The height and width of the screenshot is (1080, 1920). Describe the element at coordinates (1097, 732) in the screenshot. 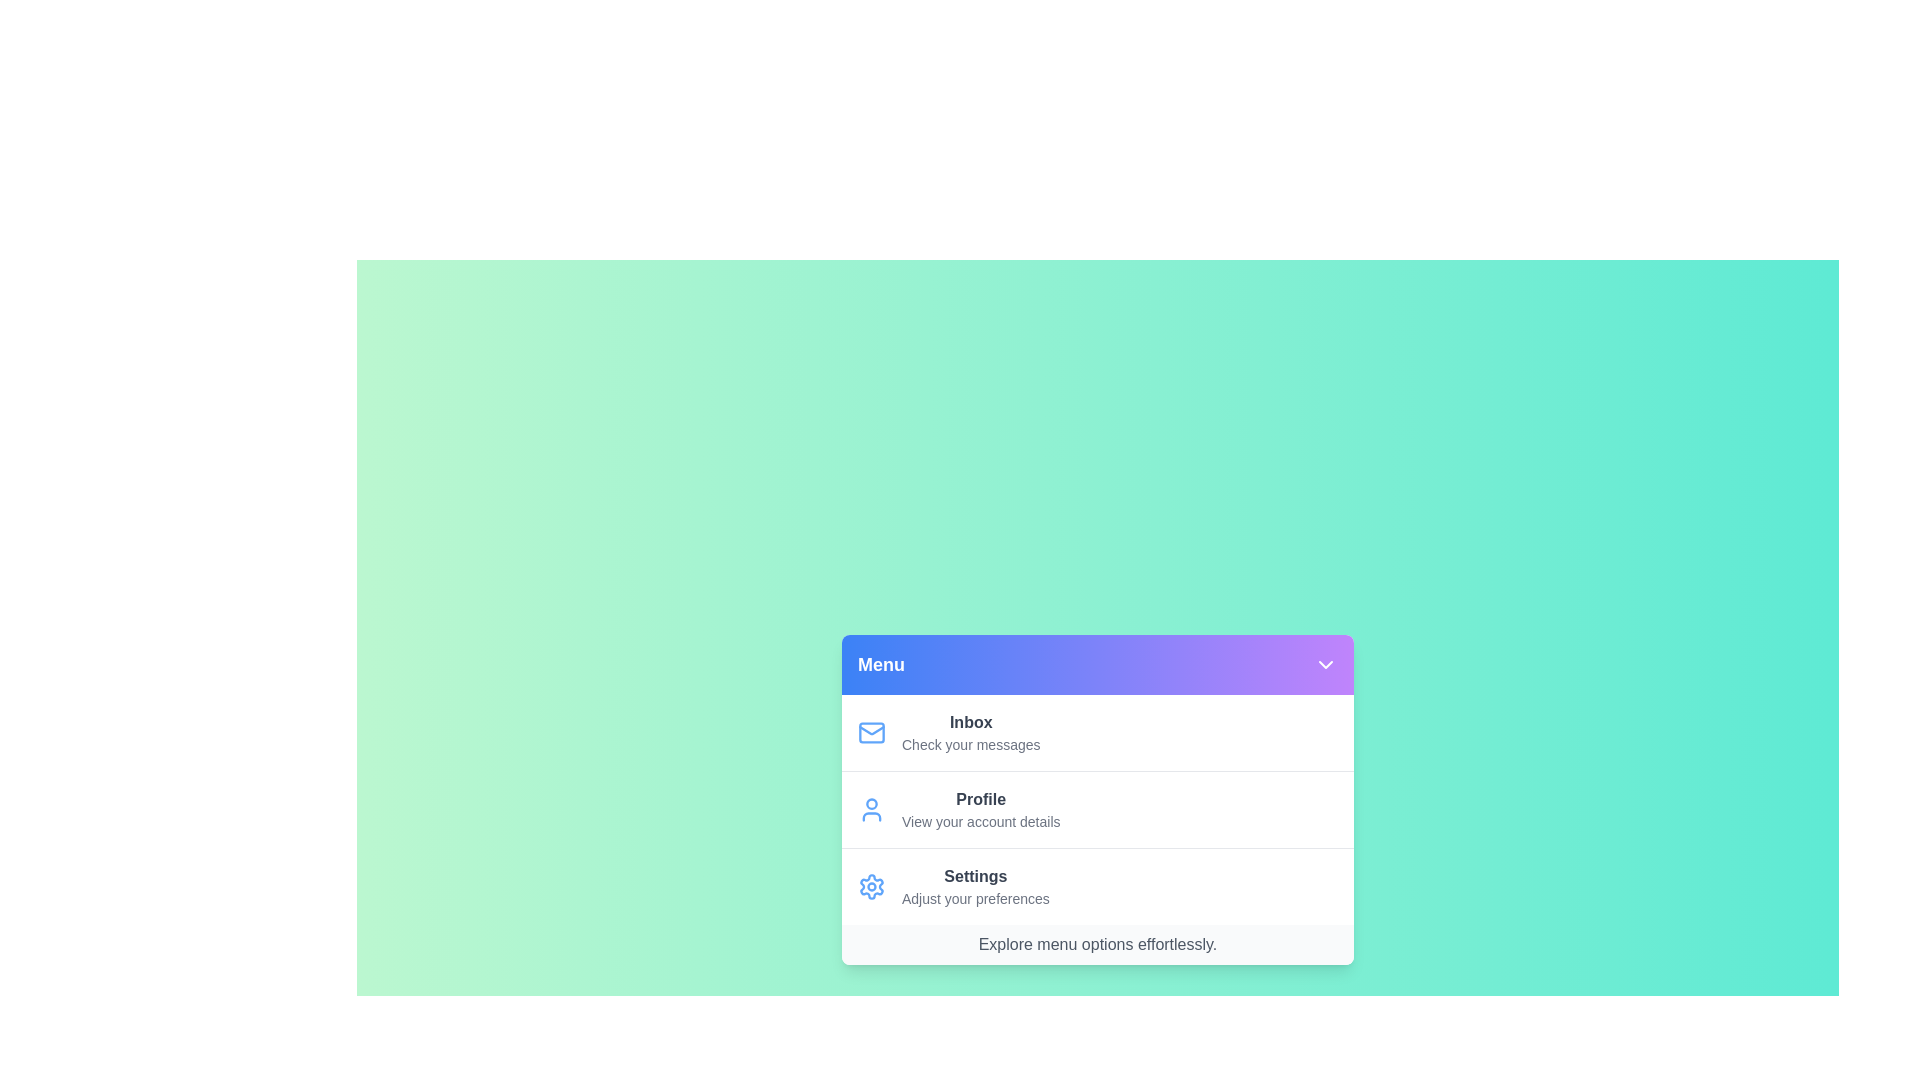

I see `the menu item Inbox from the menu` at that location.